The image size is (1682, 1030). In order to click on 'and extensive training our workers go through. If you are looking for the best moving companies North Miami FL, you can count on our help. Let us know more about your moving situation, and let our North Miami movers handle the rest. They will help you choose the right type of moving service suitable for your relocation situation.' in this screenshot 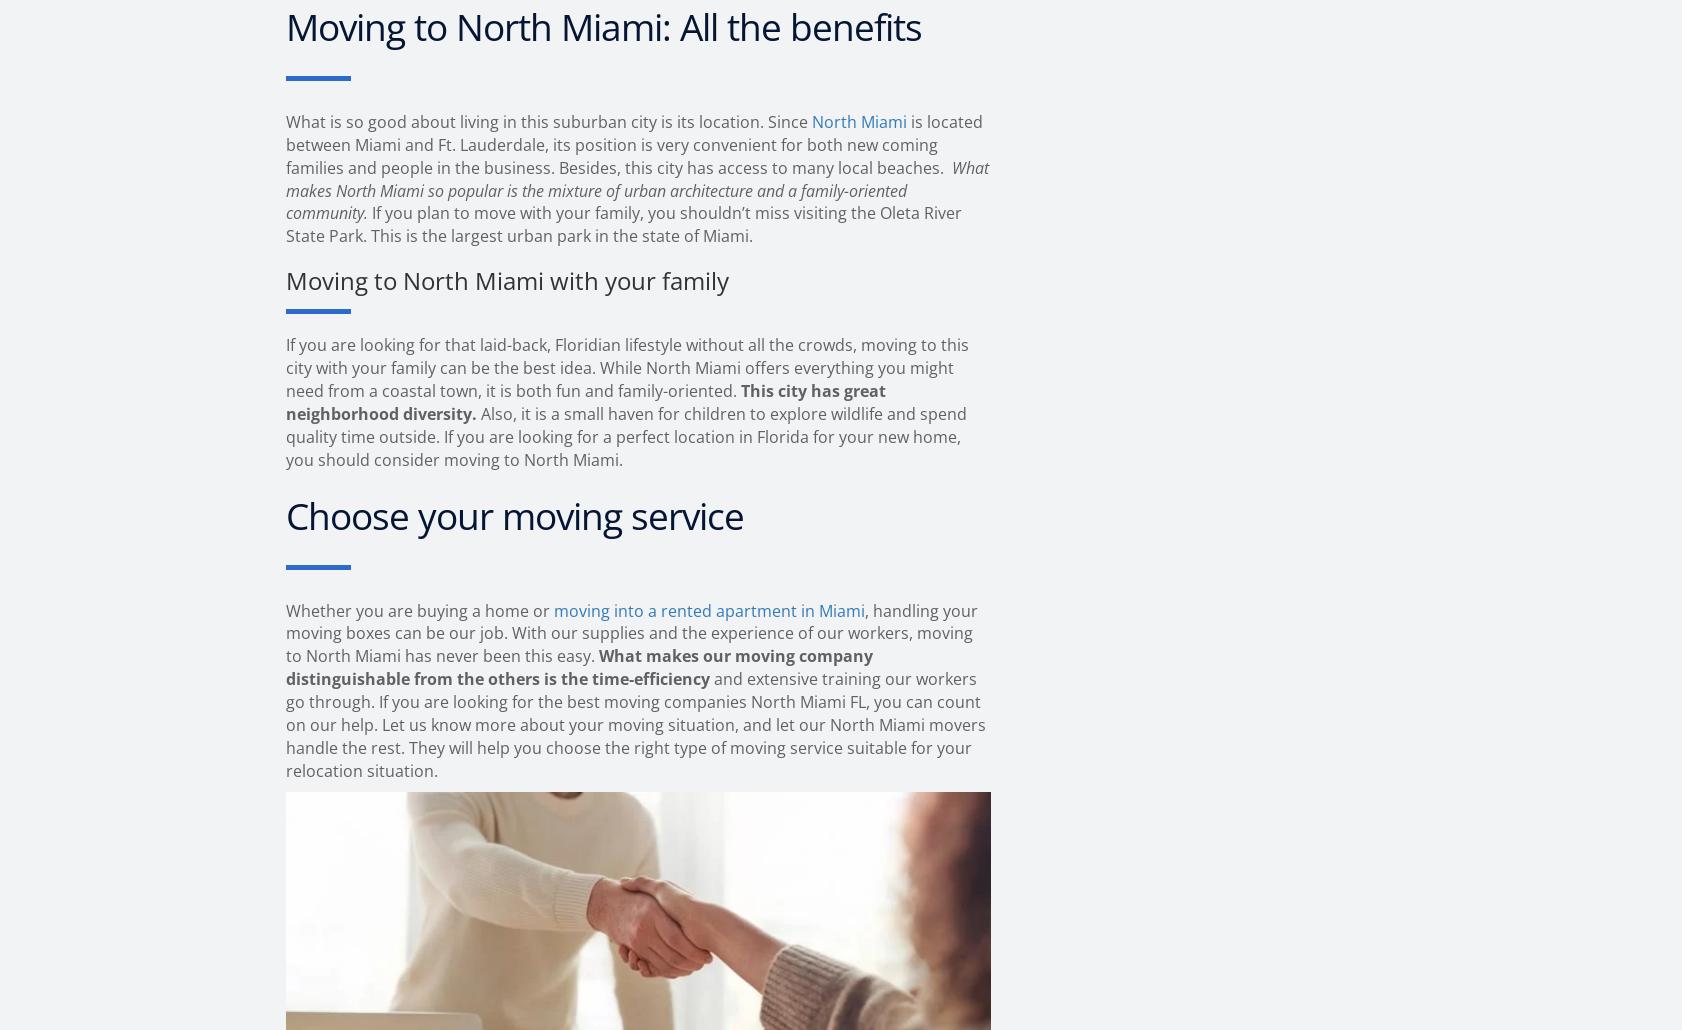, I will do `click(635, 724)`.